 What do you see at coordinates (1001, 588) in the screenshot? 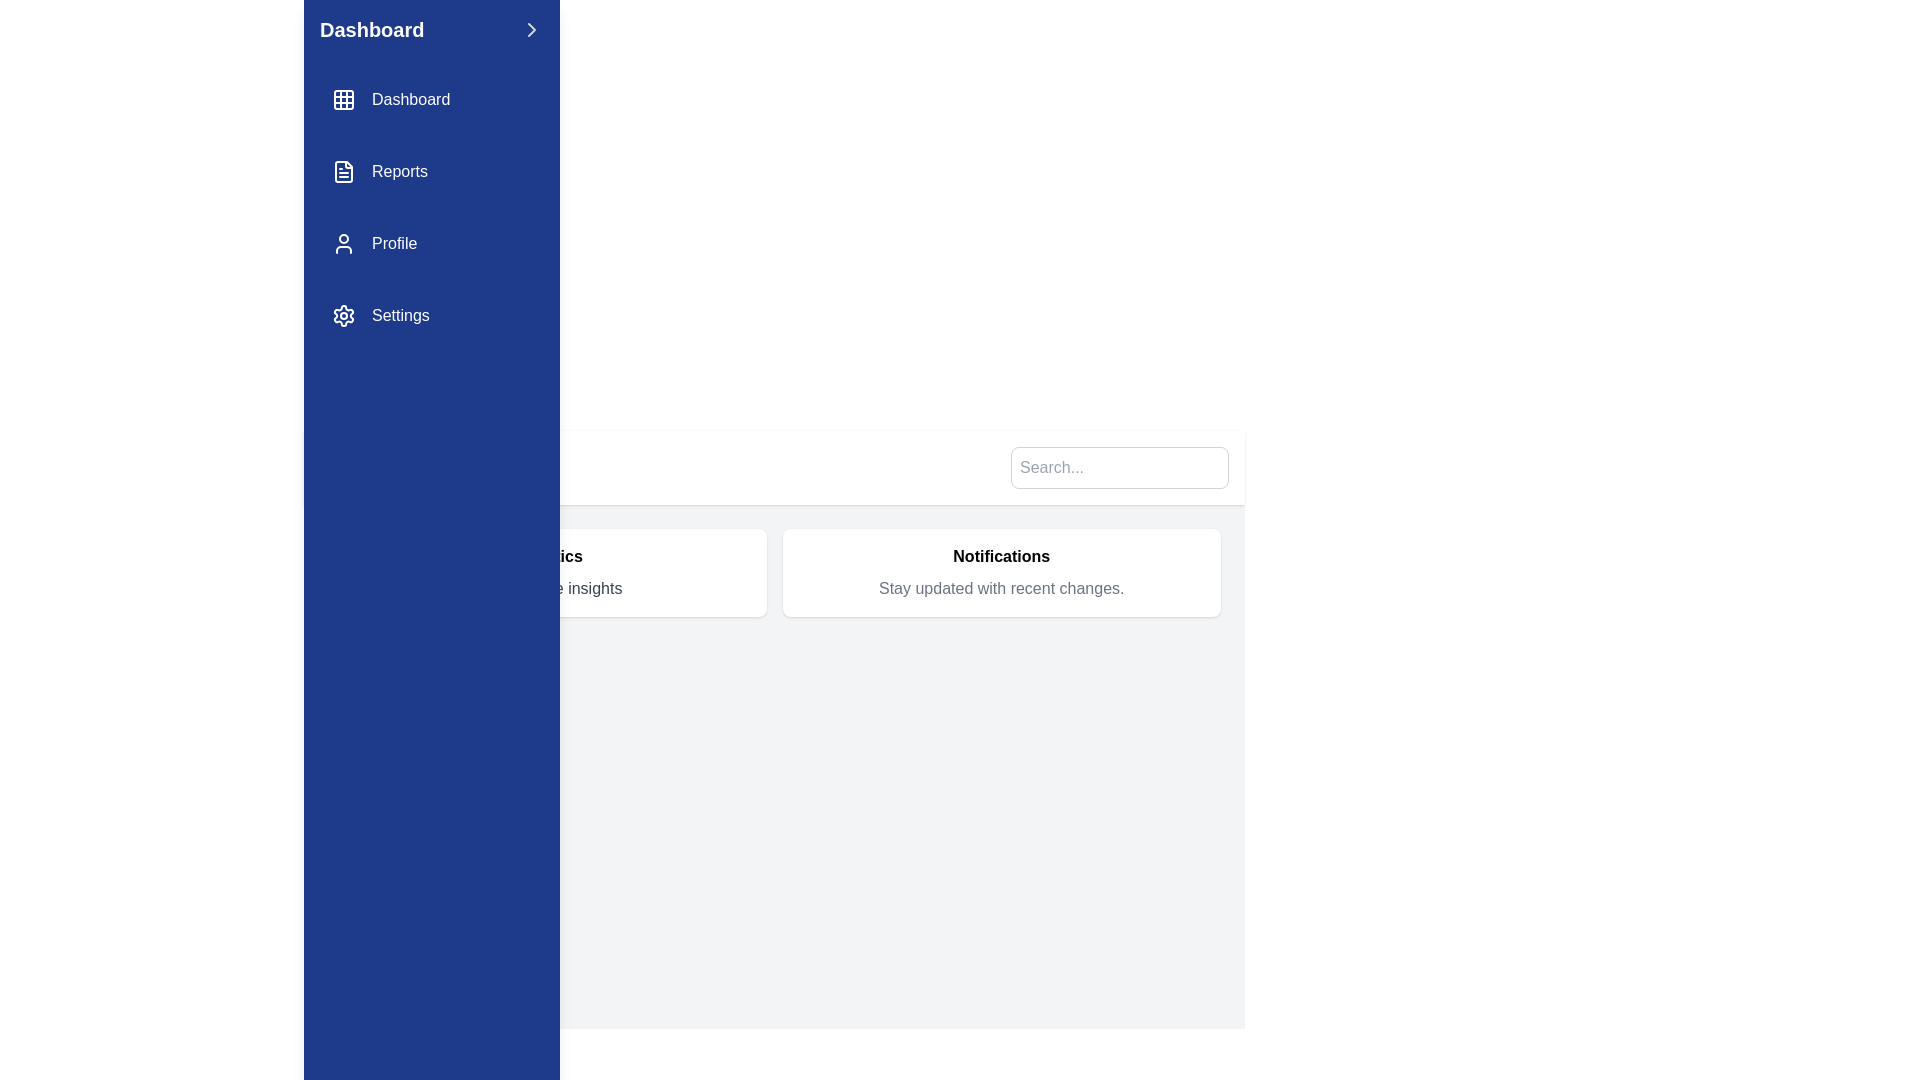
I see `the text label displaying 'Stay updated with recent changes.' which is located below the bold title 'Notifications' within a white rounded rectangle box` at bounding box center [1001, 588].